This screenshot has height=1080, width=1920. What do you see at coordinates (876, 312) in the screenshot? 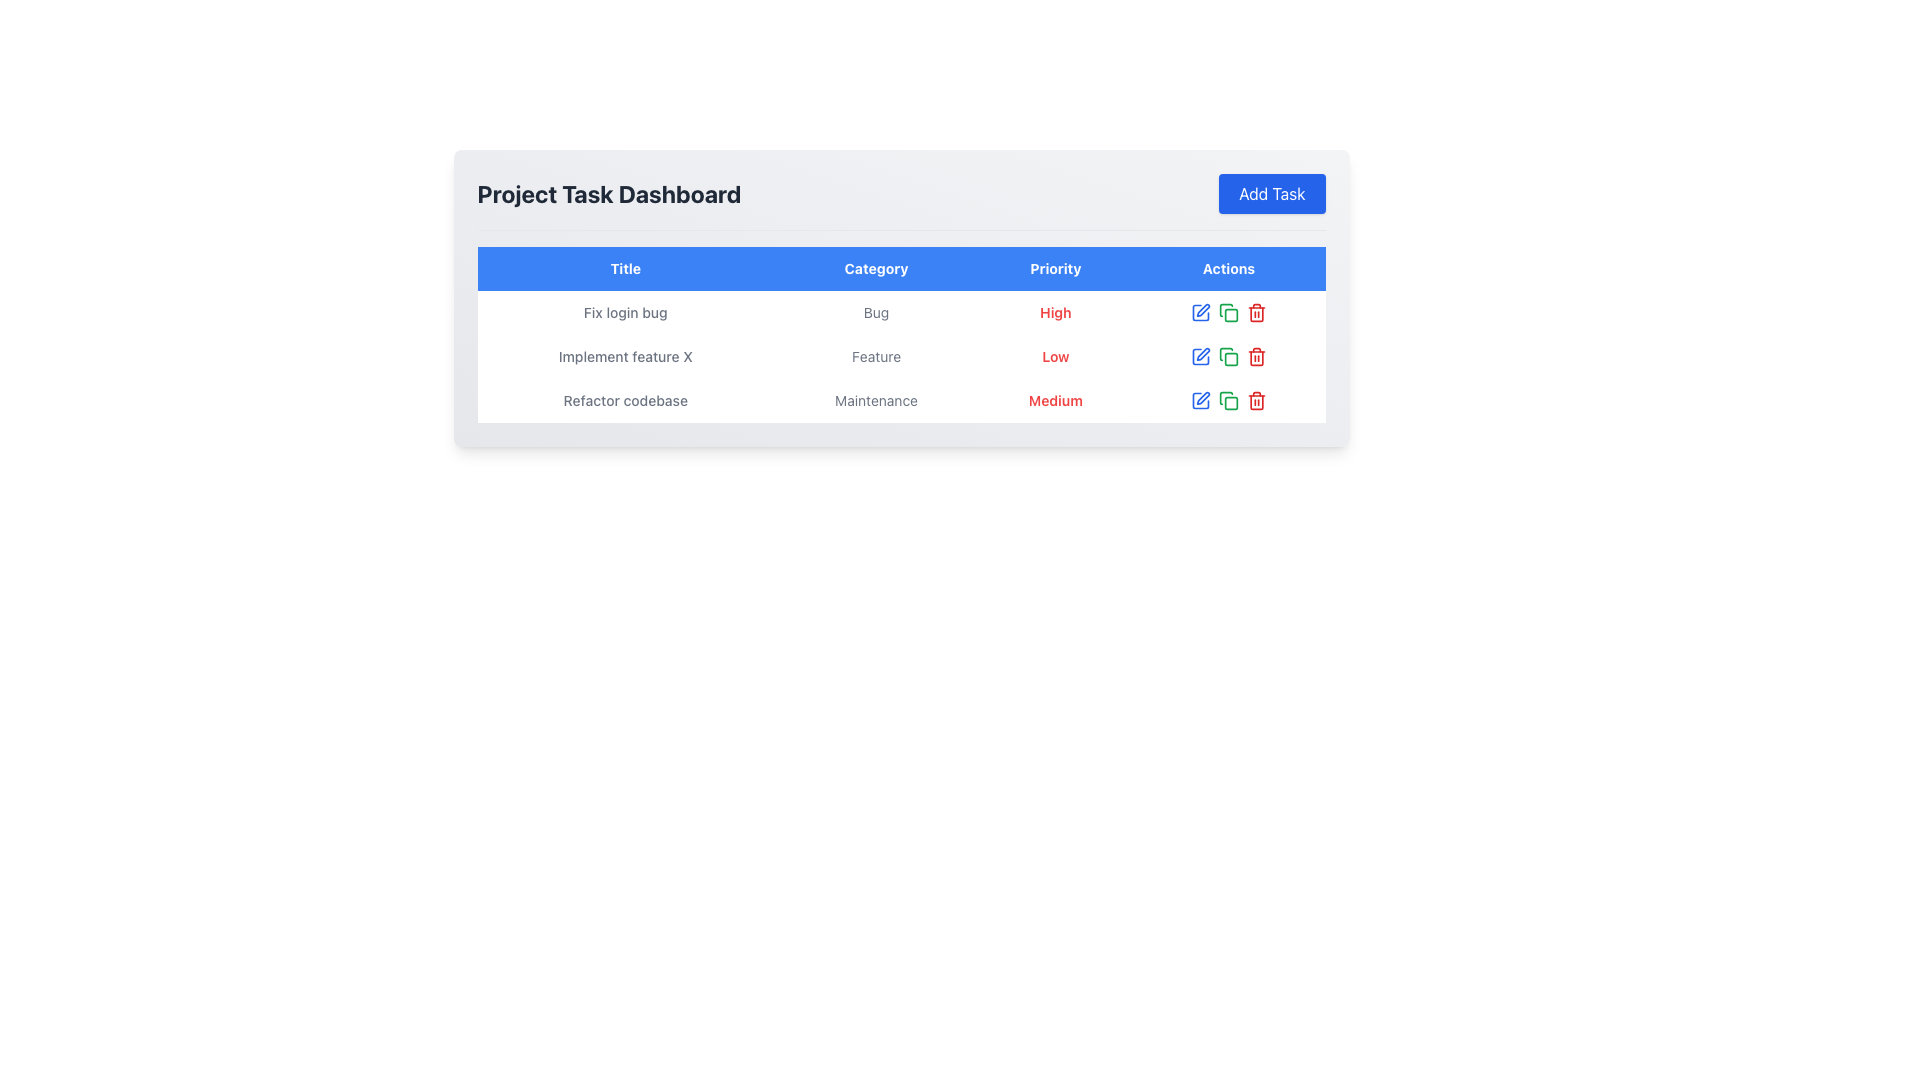
I see `the label displaying 'Bug' in the Category column of the table under the 'Fix login bug' row` at bounding box center [876, 312].